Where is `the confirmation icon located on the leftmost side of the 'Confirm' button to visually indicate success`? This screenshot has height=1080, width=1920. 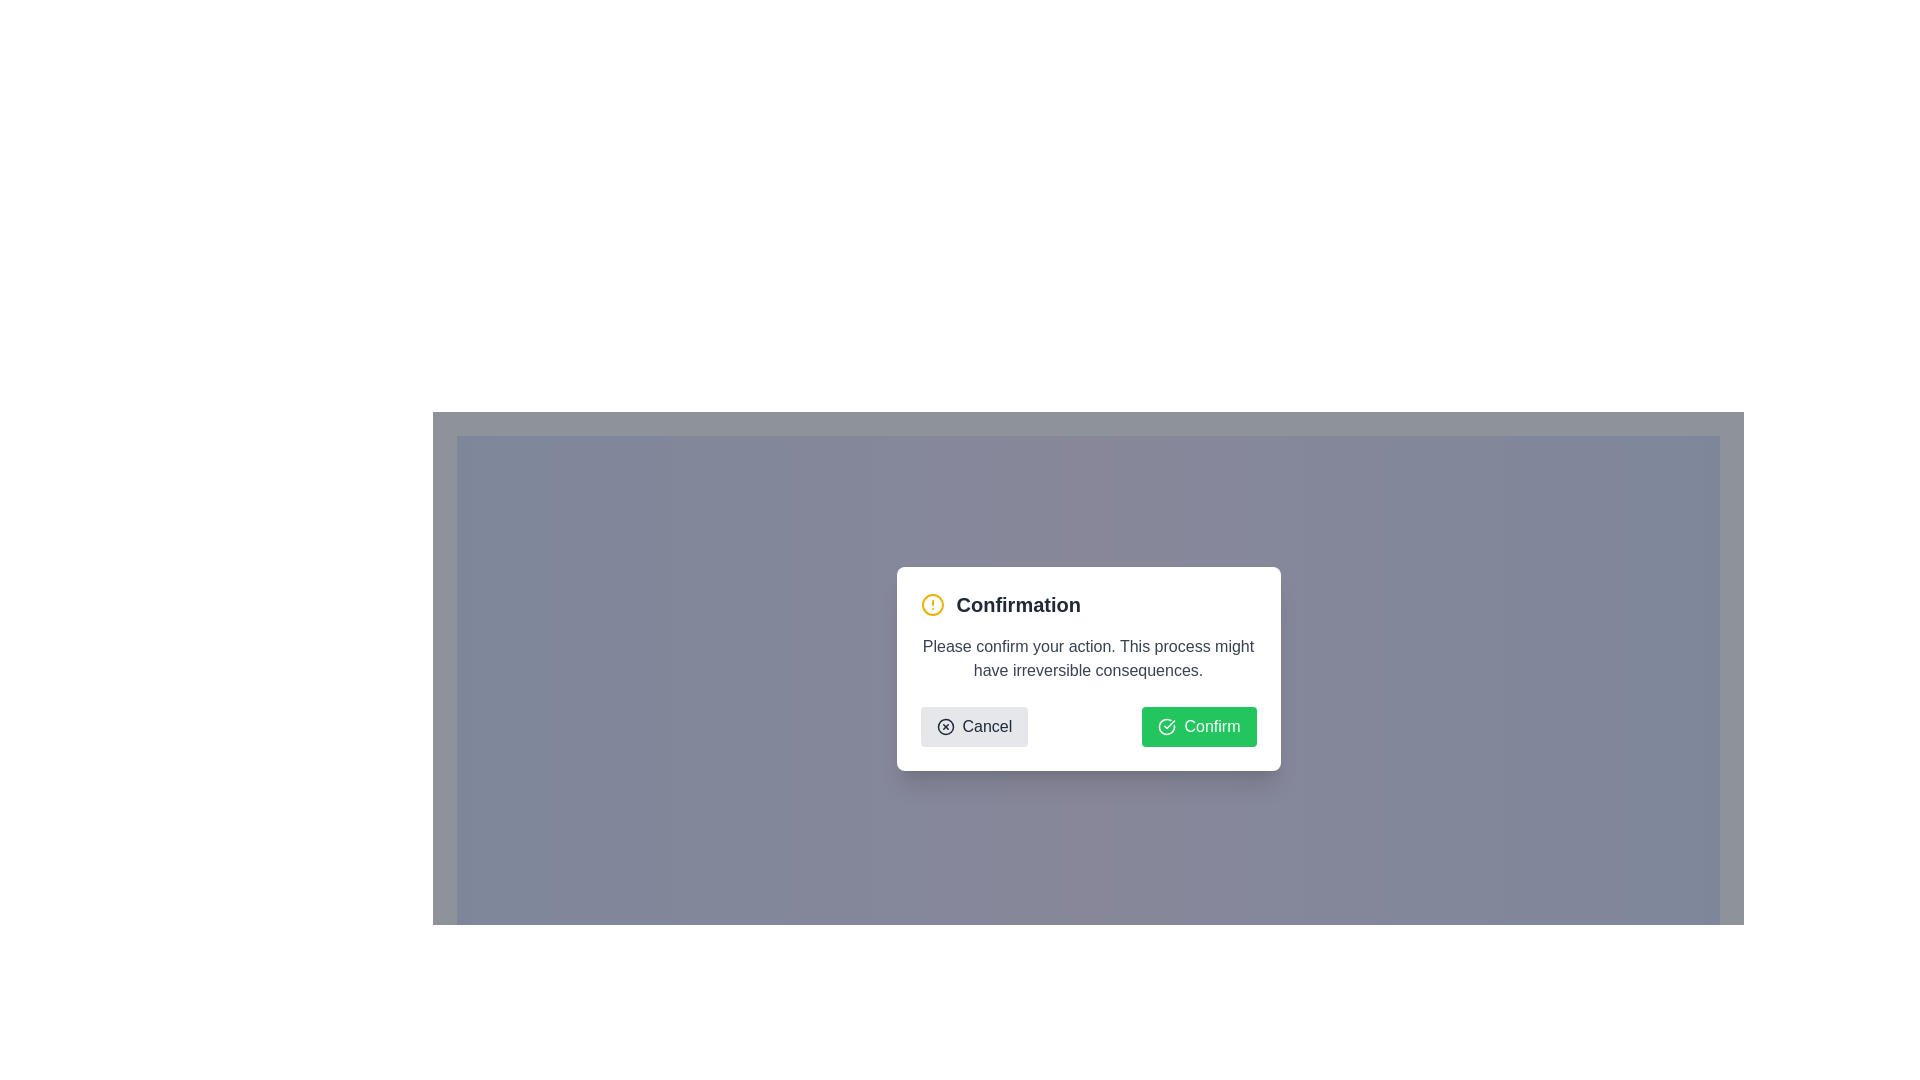 the confirmation icon located on the leftmost side of the 'Confirm' button to visually indicate success is located at coordinates (1167, 726).